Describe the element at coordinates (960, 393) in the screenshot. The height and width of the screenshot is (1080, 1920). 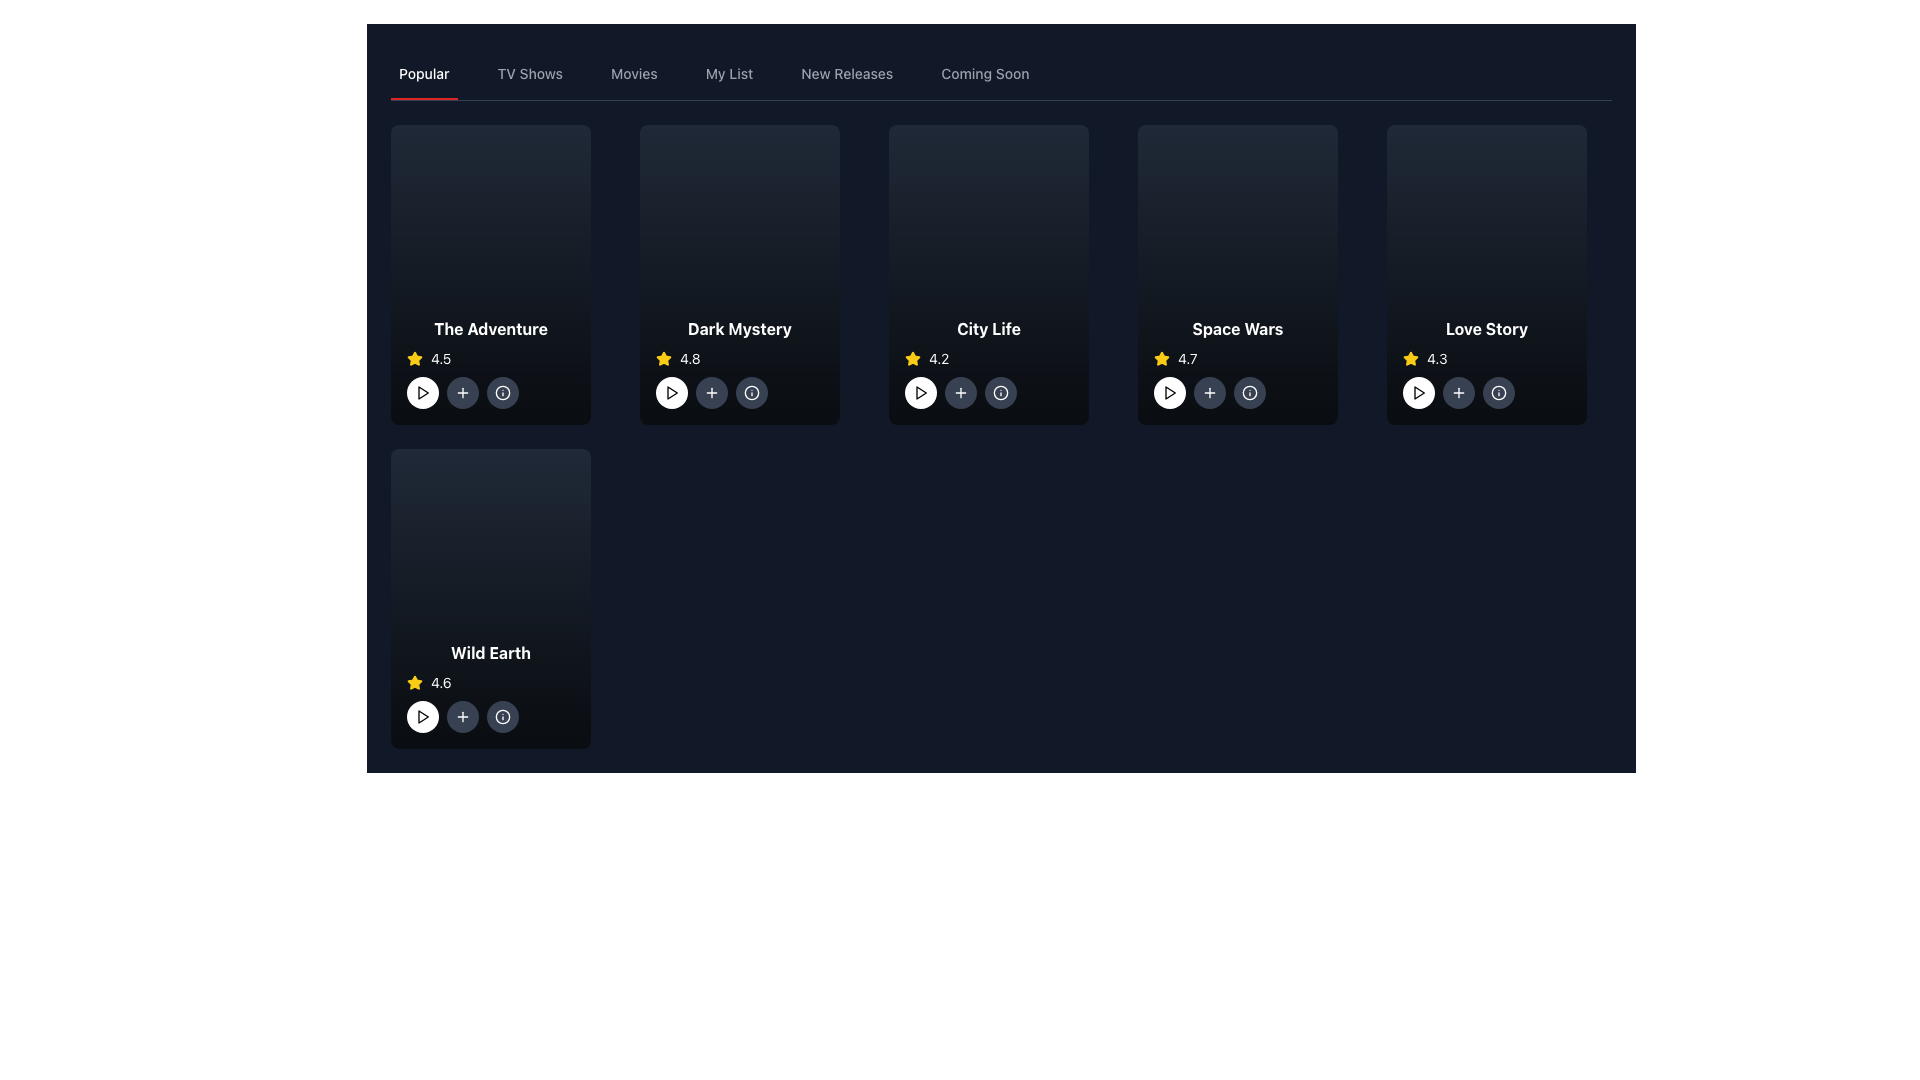
I see `the second button from the left in the row of three buttons under the 'City Life' card` at that location.